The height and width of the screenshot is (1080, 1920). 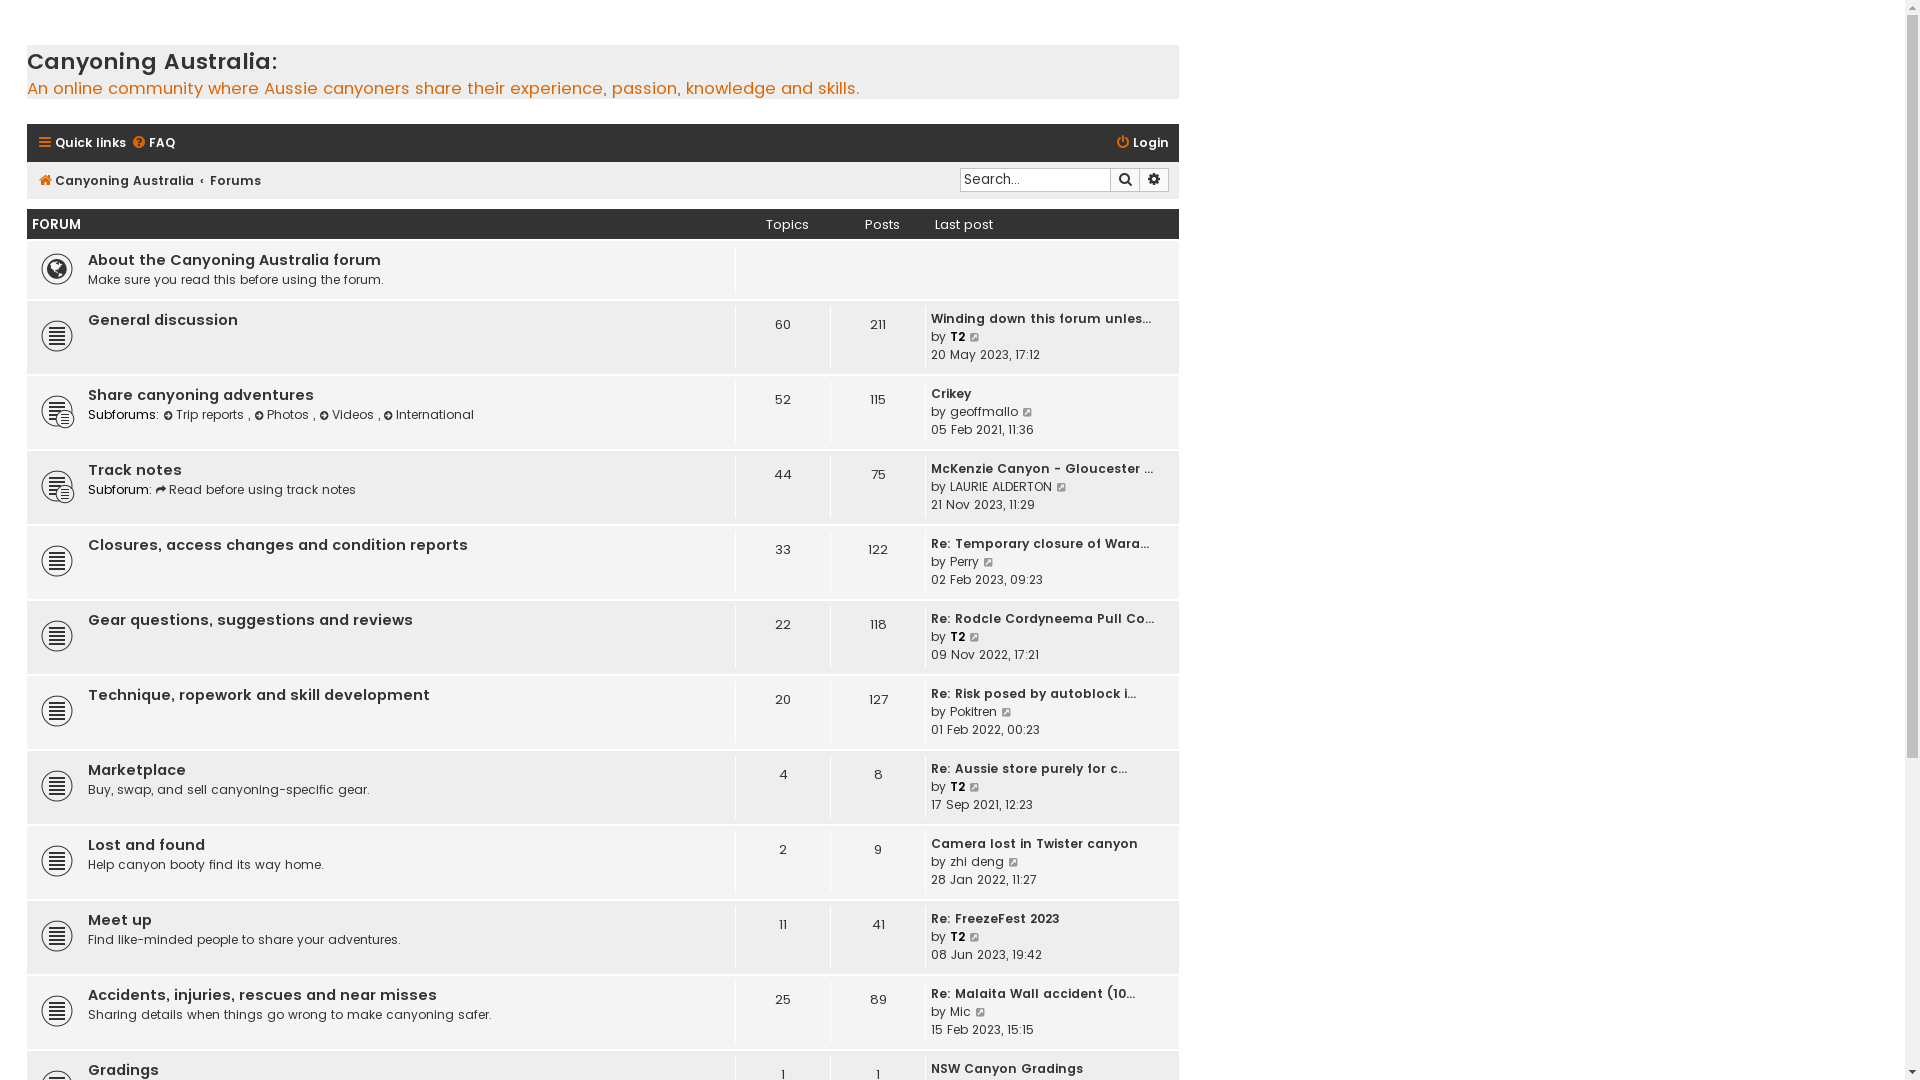 I want to click on 'Gear questions, suggestions and reviews', so click(x=249, y=620).